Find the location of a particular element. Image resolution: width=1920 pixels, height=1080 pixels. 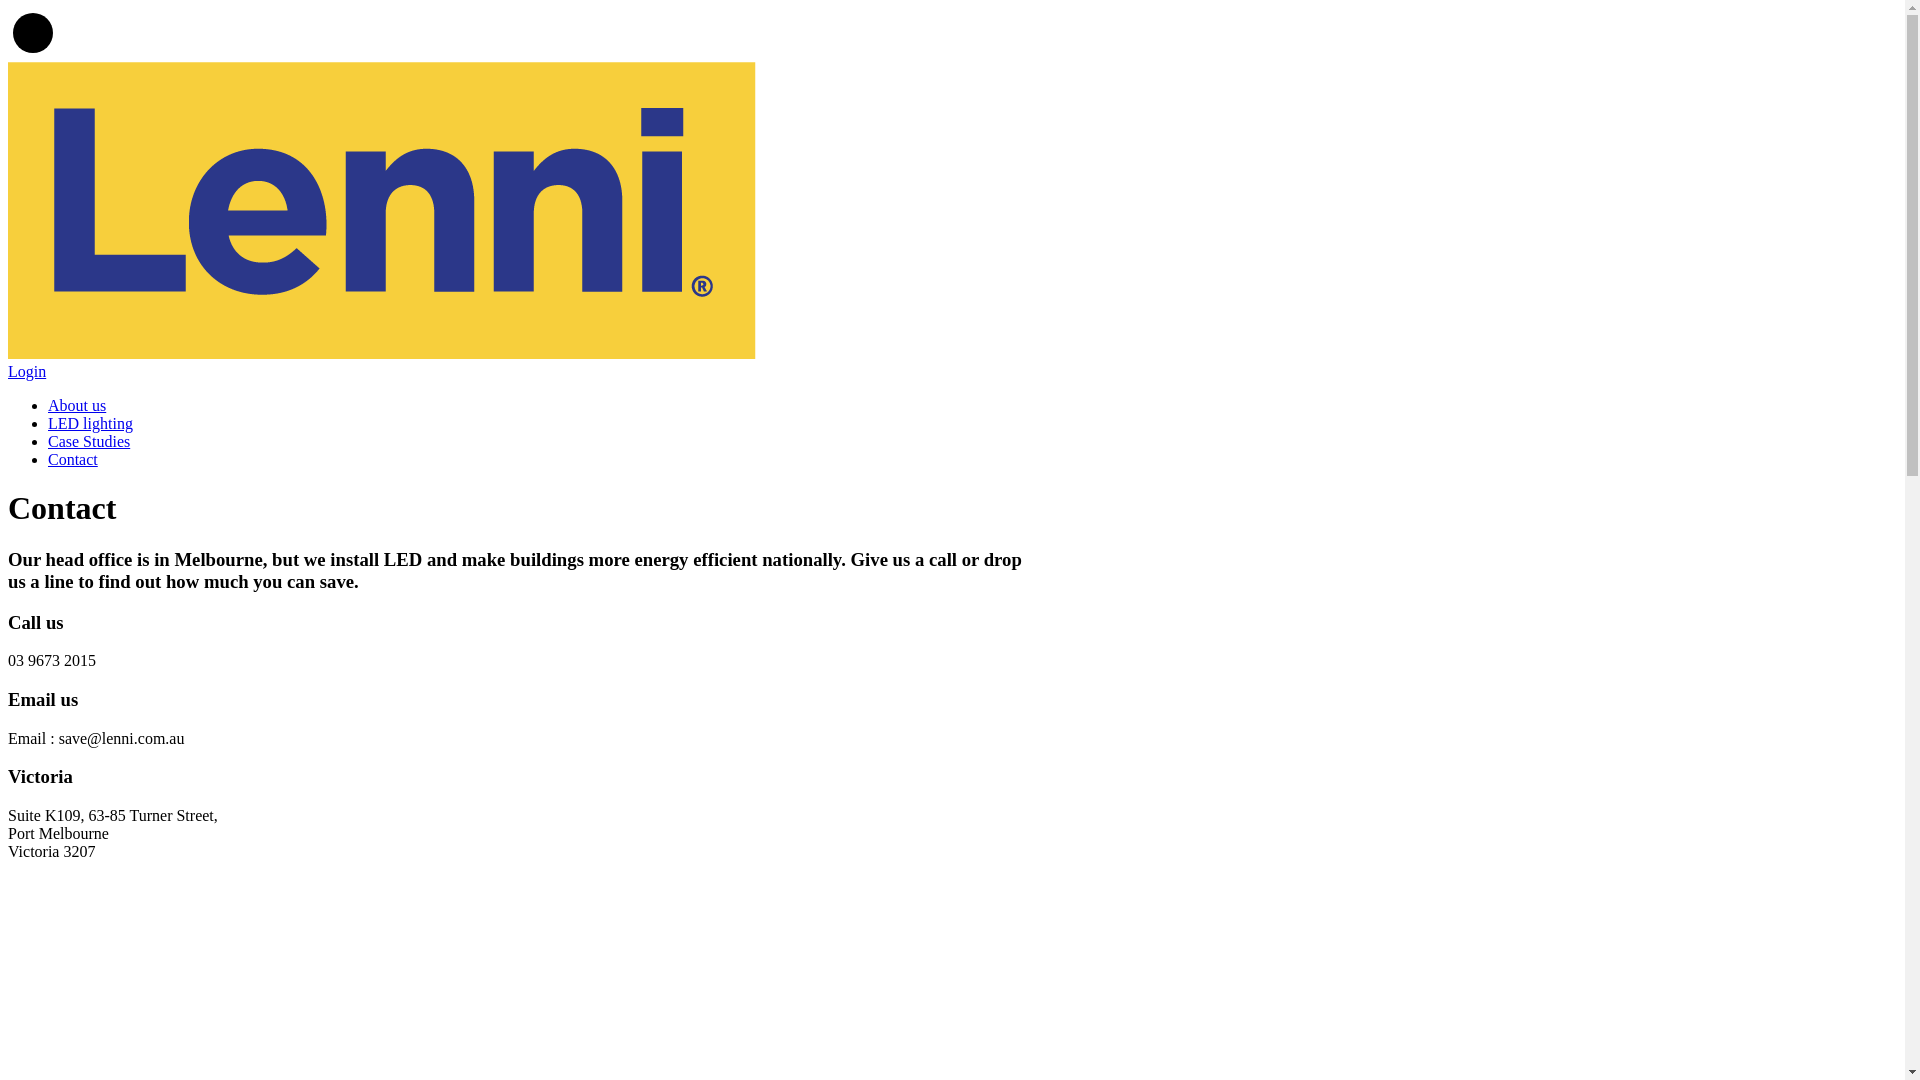

'About us' is located at coordinates (48, 405).